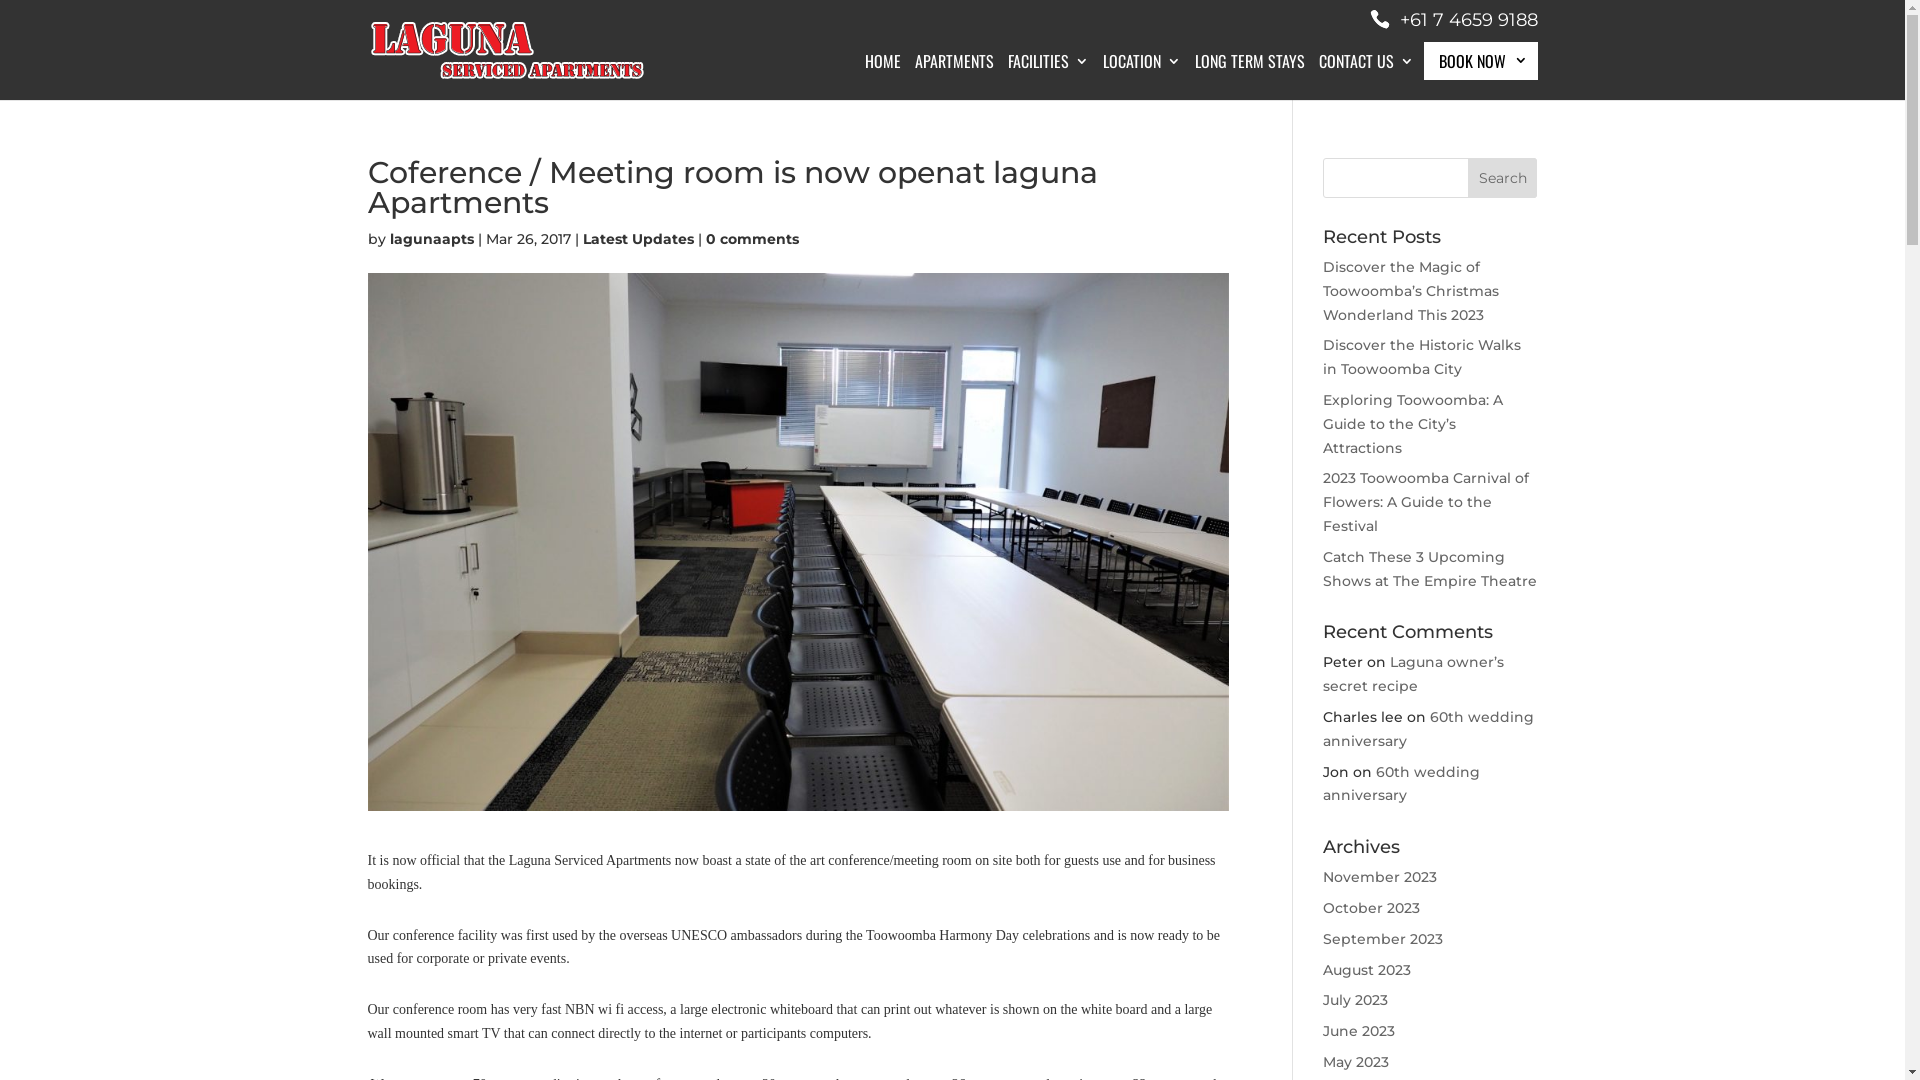 The width and height of the screenshot is (1920, 1080). I want to click on 'LOCATION', so click(1141, 76).